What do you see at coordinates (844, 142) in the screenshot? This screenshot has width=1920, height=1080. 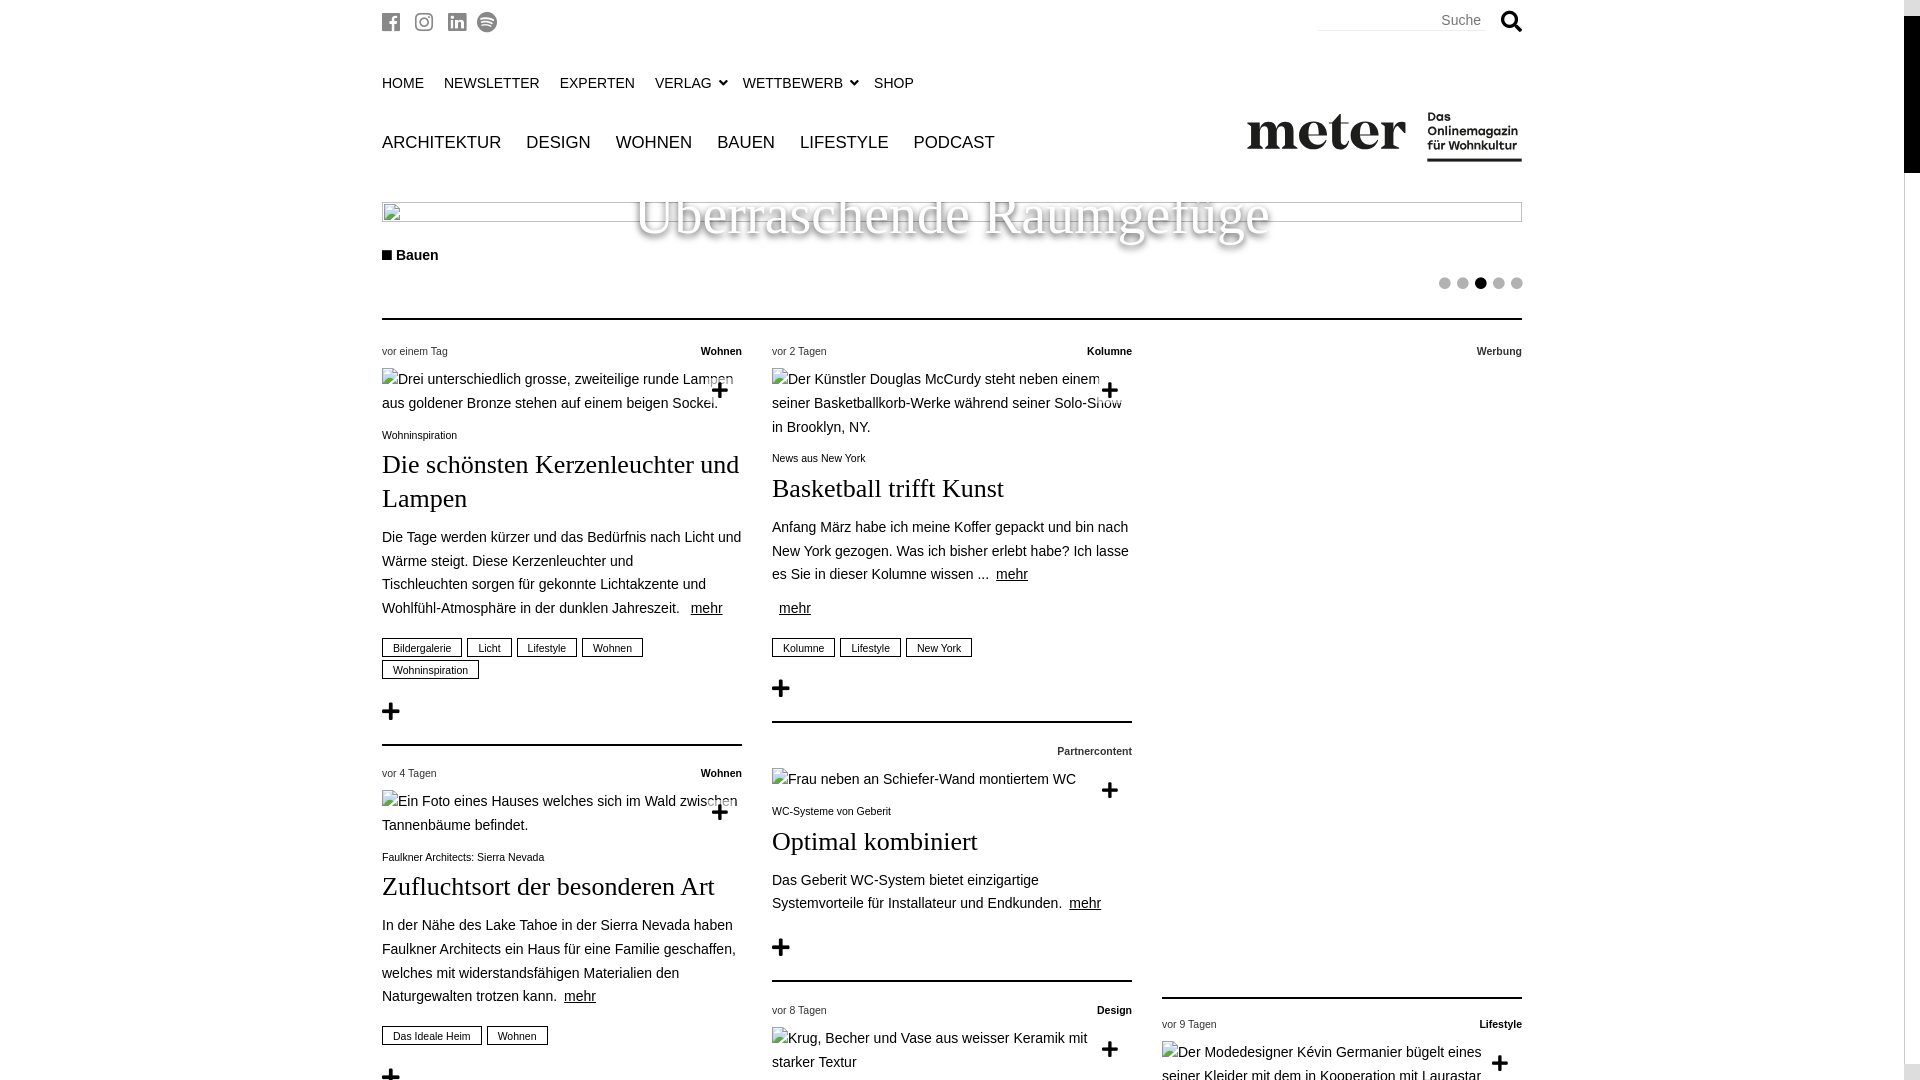 I see `'LIFESTYLE'` at bounding box center [844, 142].